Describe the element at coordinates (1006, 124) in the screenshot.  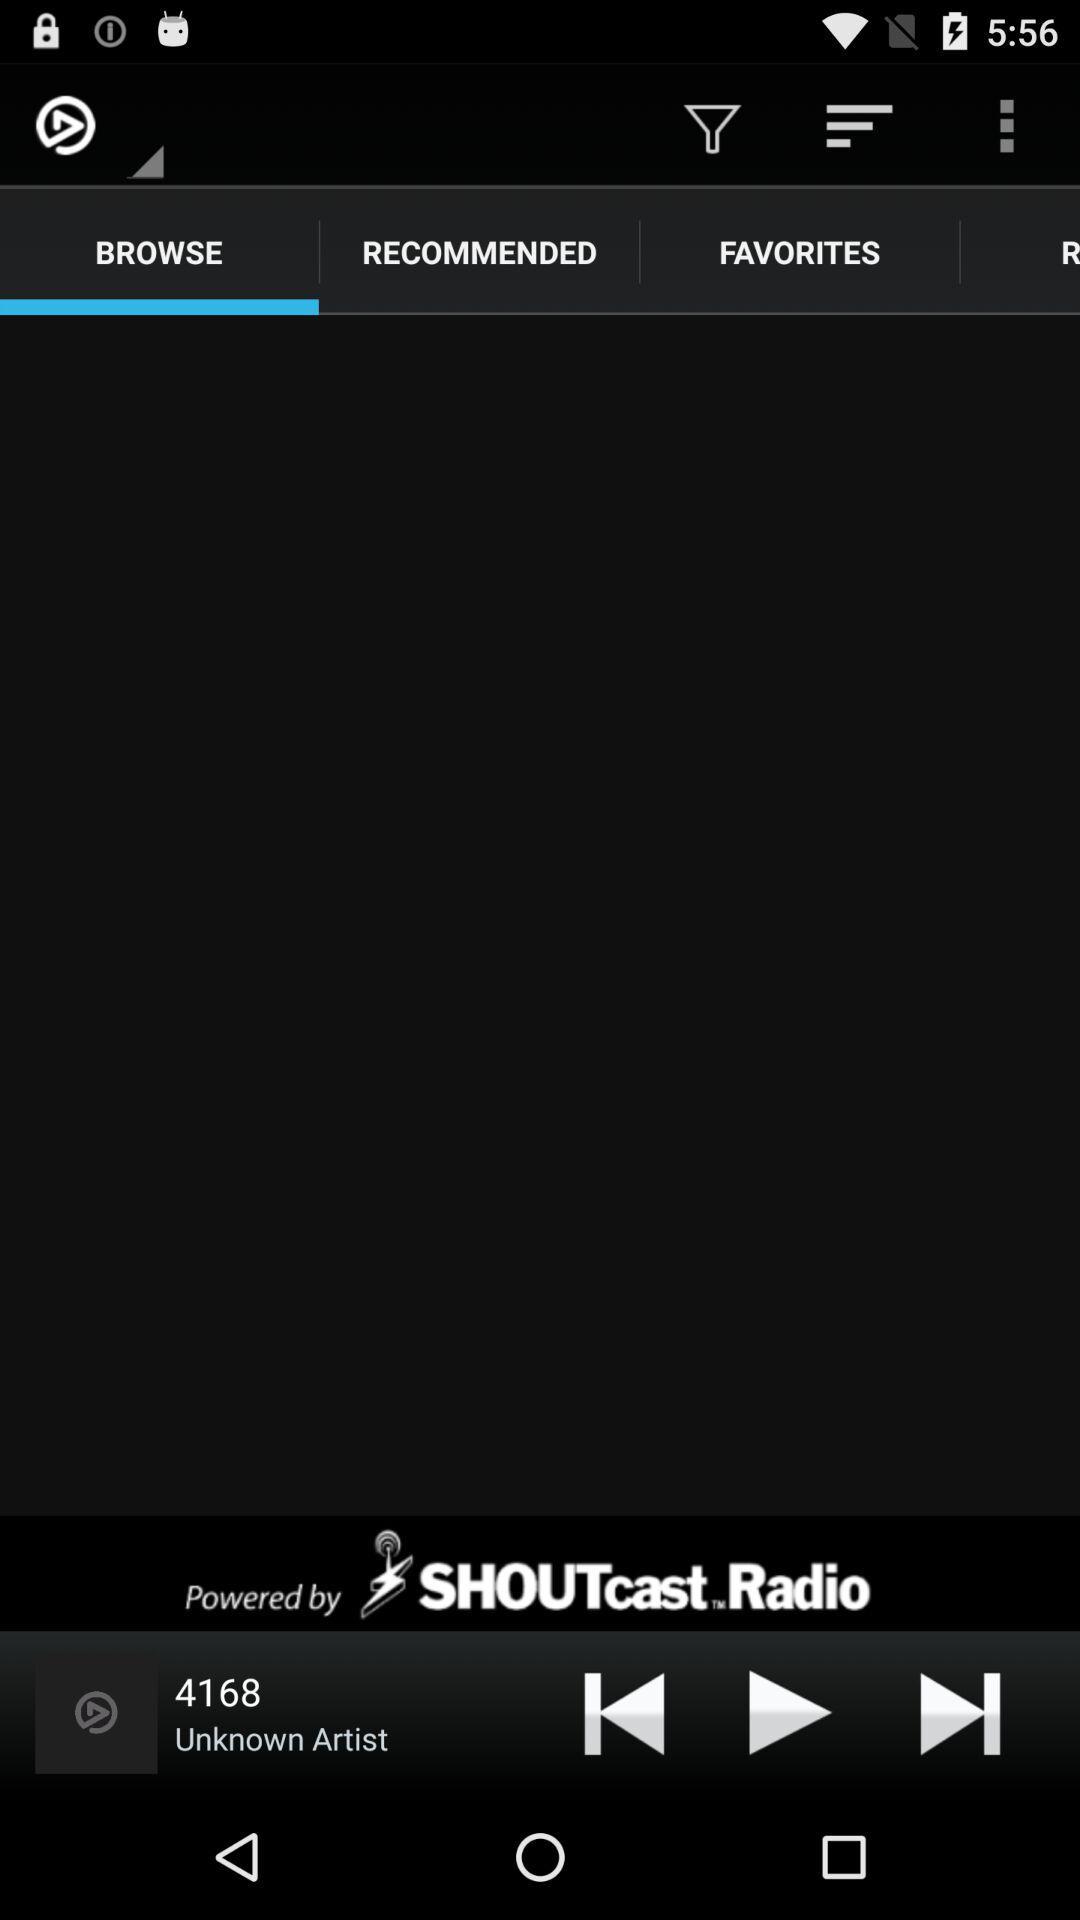
I see `app above recent icon` at that location.